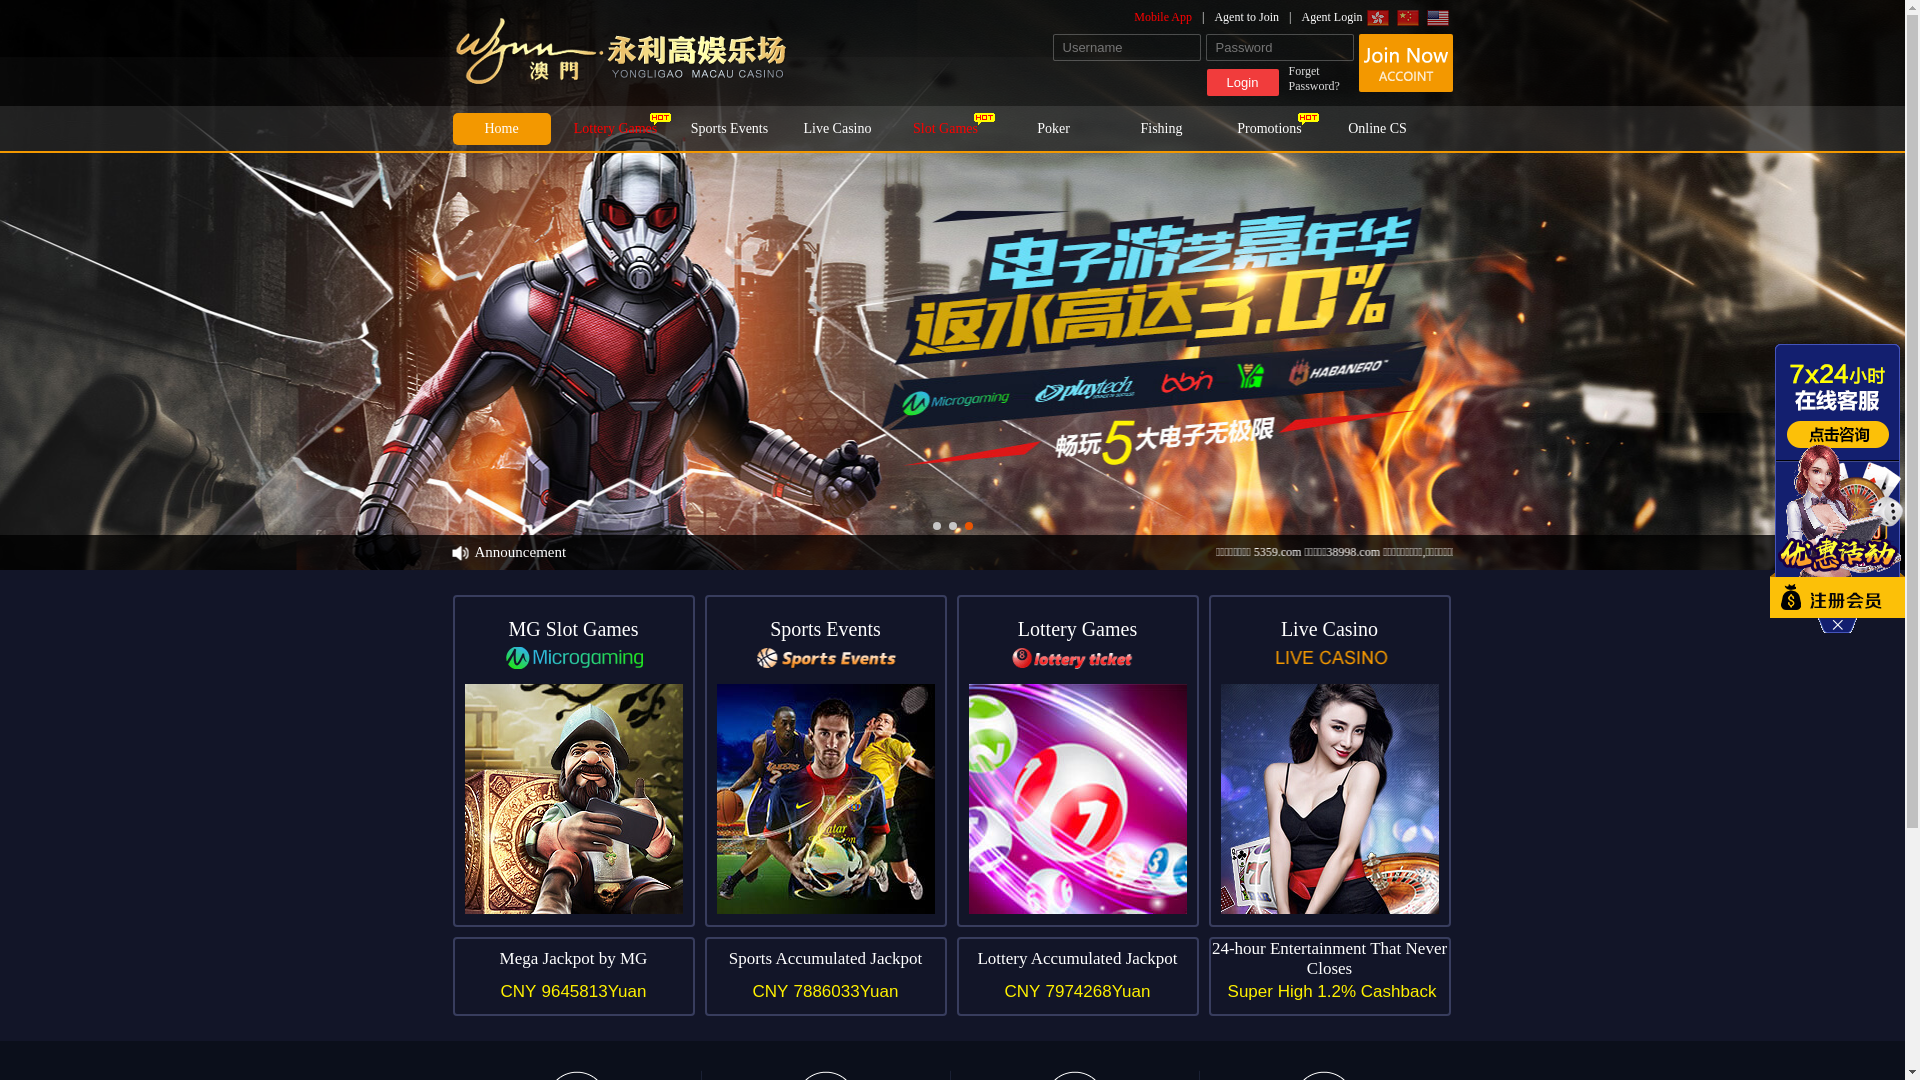  What do you see at coordinates (1328, 128) in the screenshot?
I see `'Online CS'` at bounding box center [1328, 128].